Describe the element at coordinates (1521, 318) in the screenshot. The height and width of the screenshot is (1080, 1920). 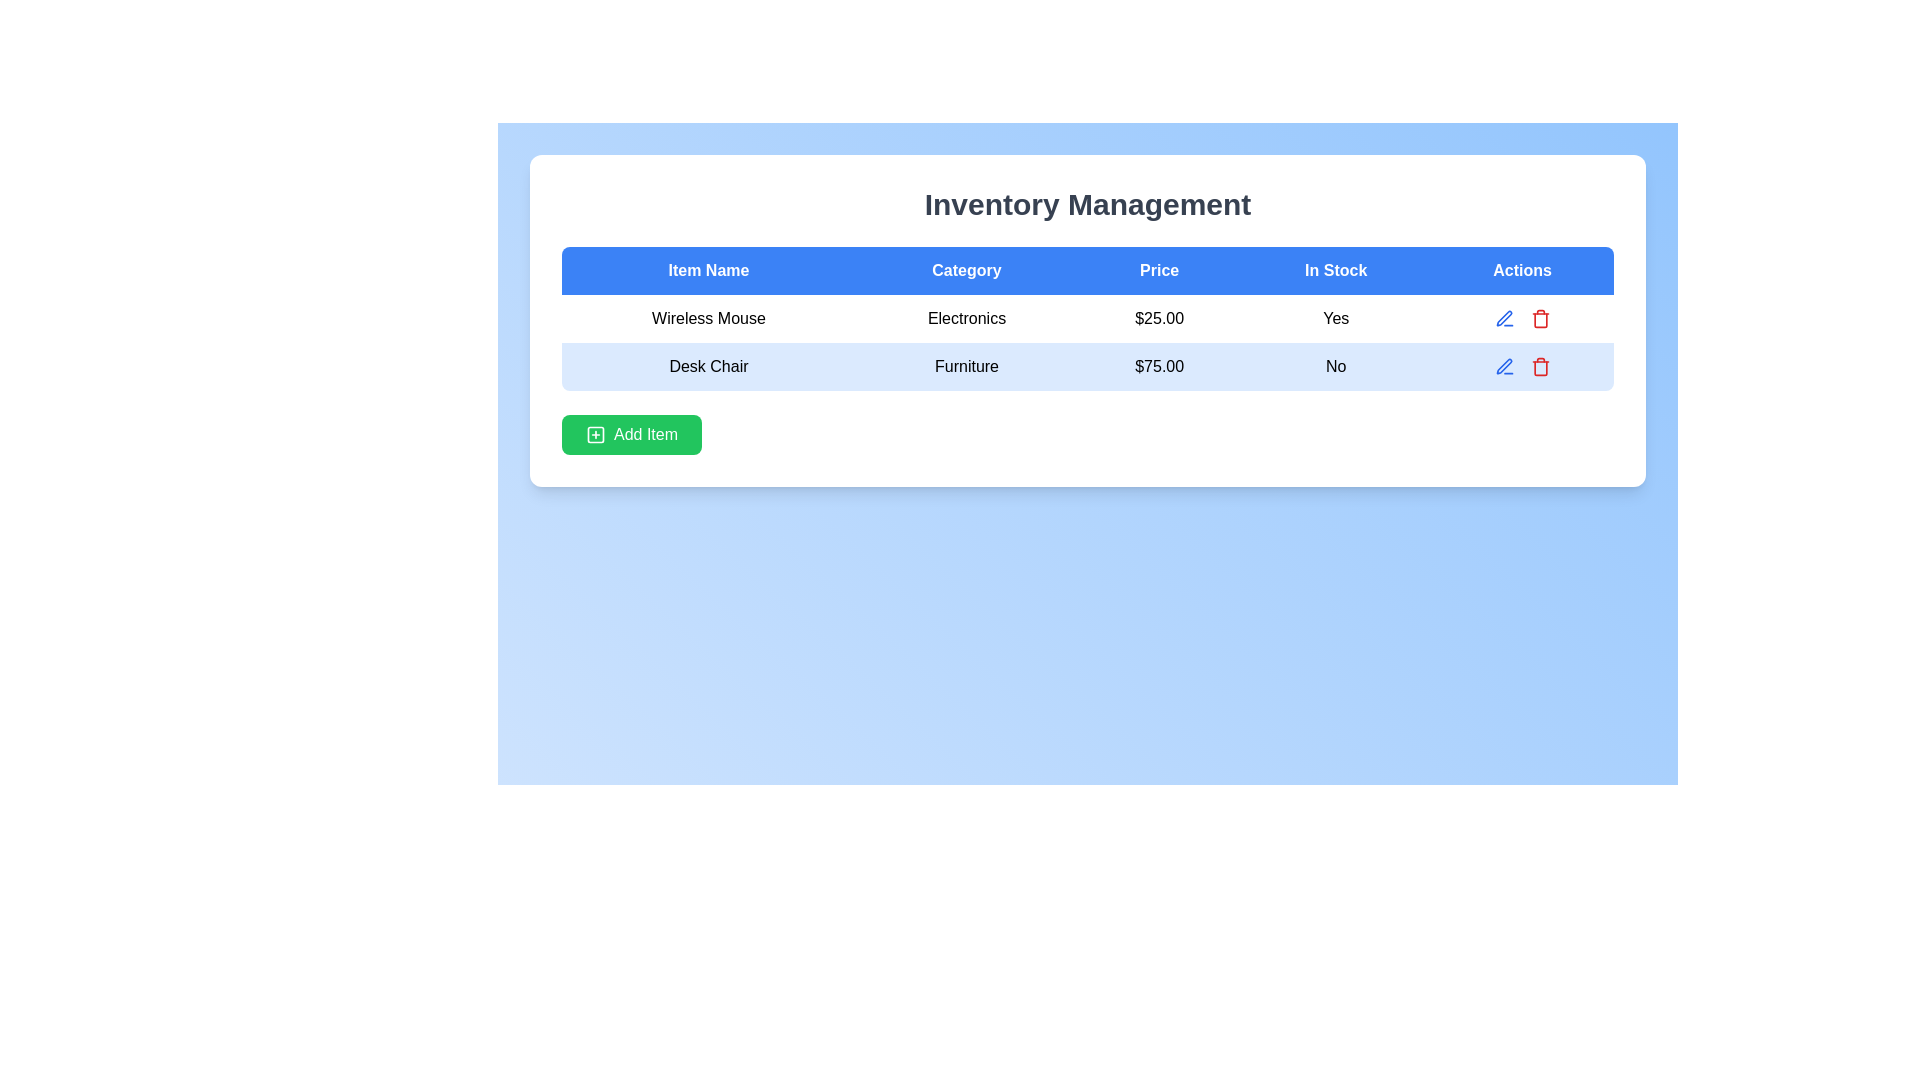
I see `the interactive icons in the 'Actions' column of the first row of the table corresponding to the 'Wireless Mouse' item` at that location.